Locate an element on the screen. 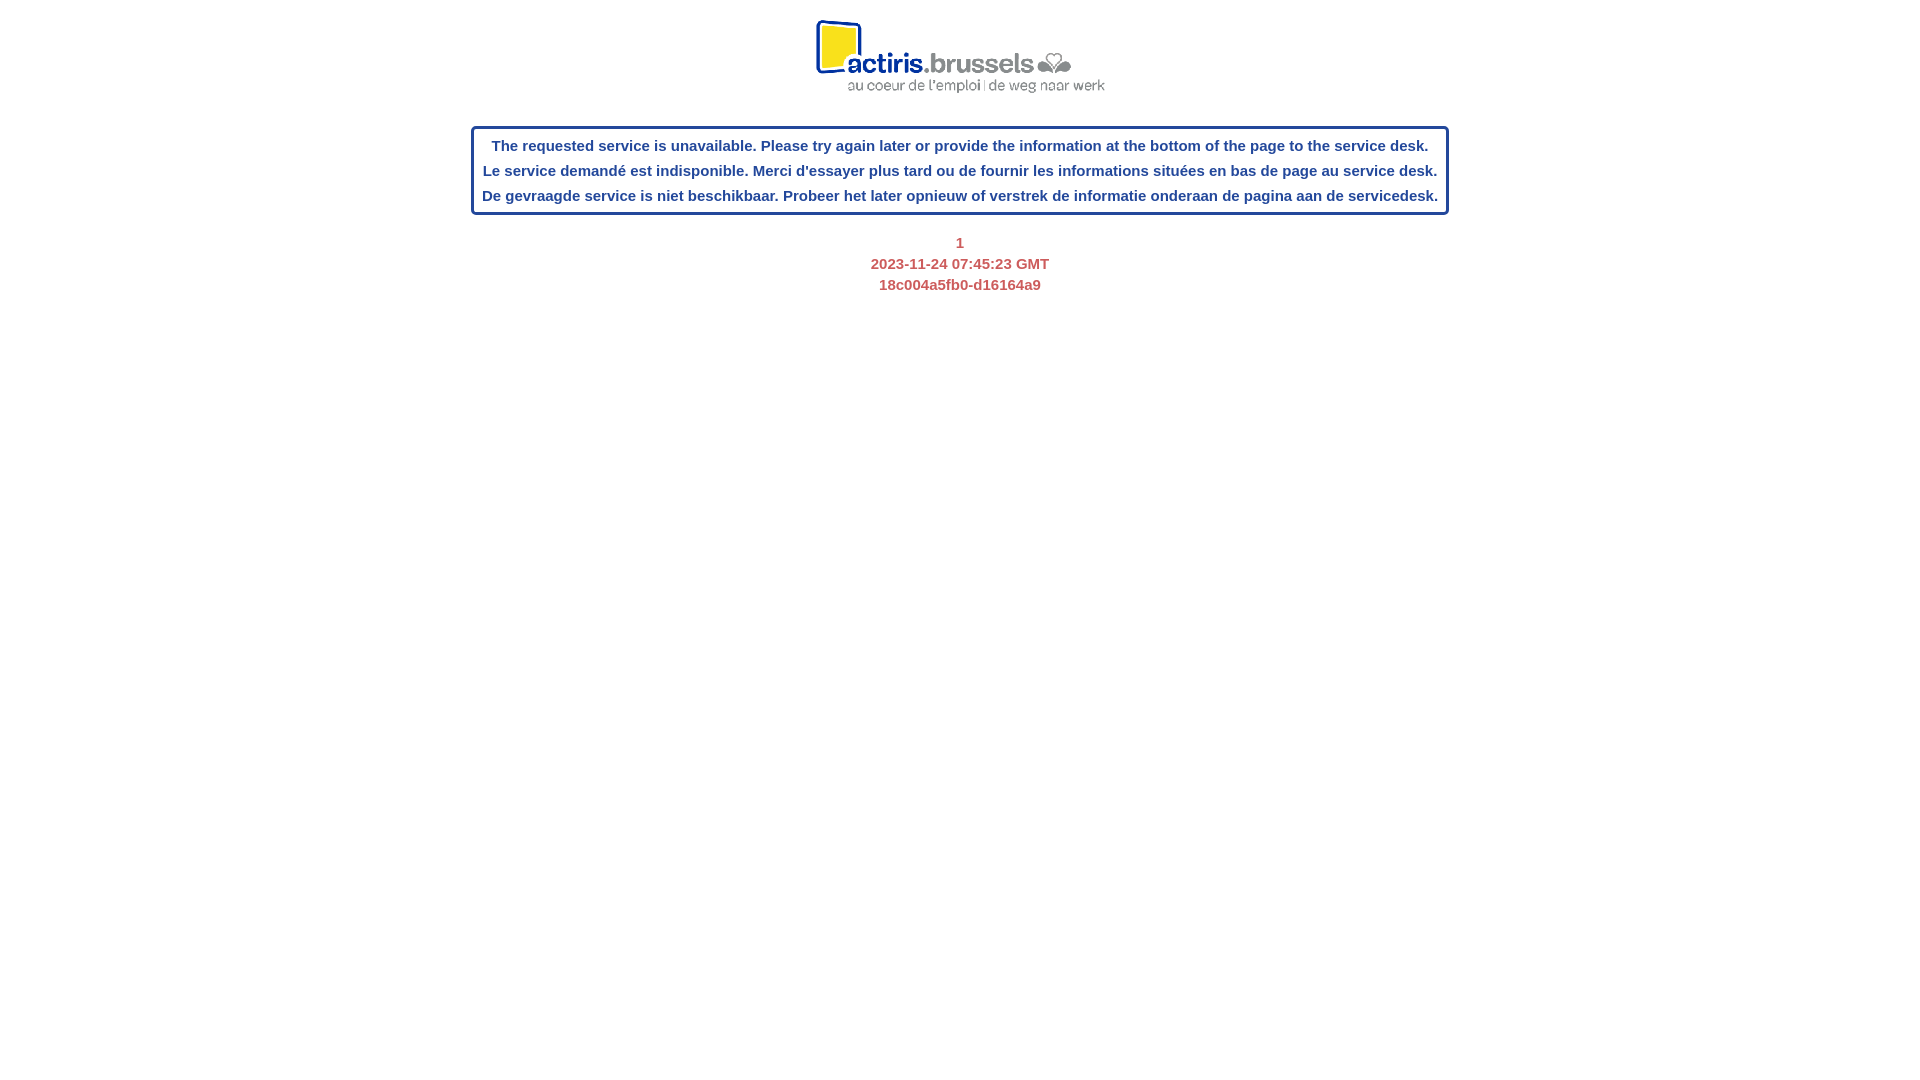 The height and width of the screenshot is (1080, 1920). 'actiris_logo.png' is located at coordinates (960, 65).